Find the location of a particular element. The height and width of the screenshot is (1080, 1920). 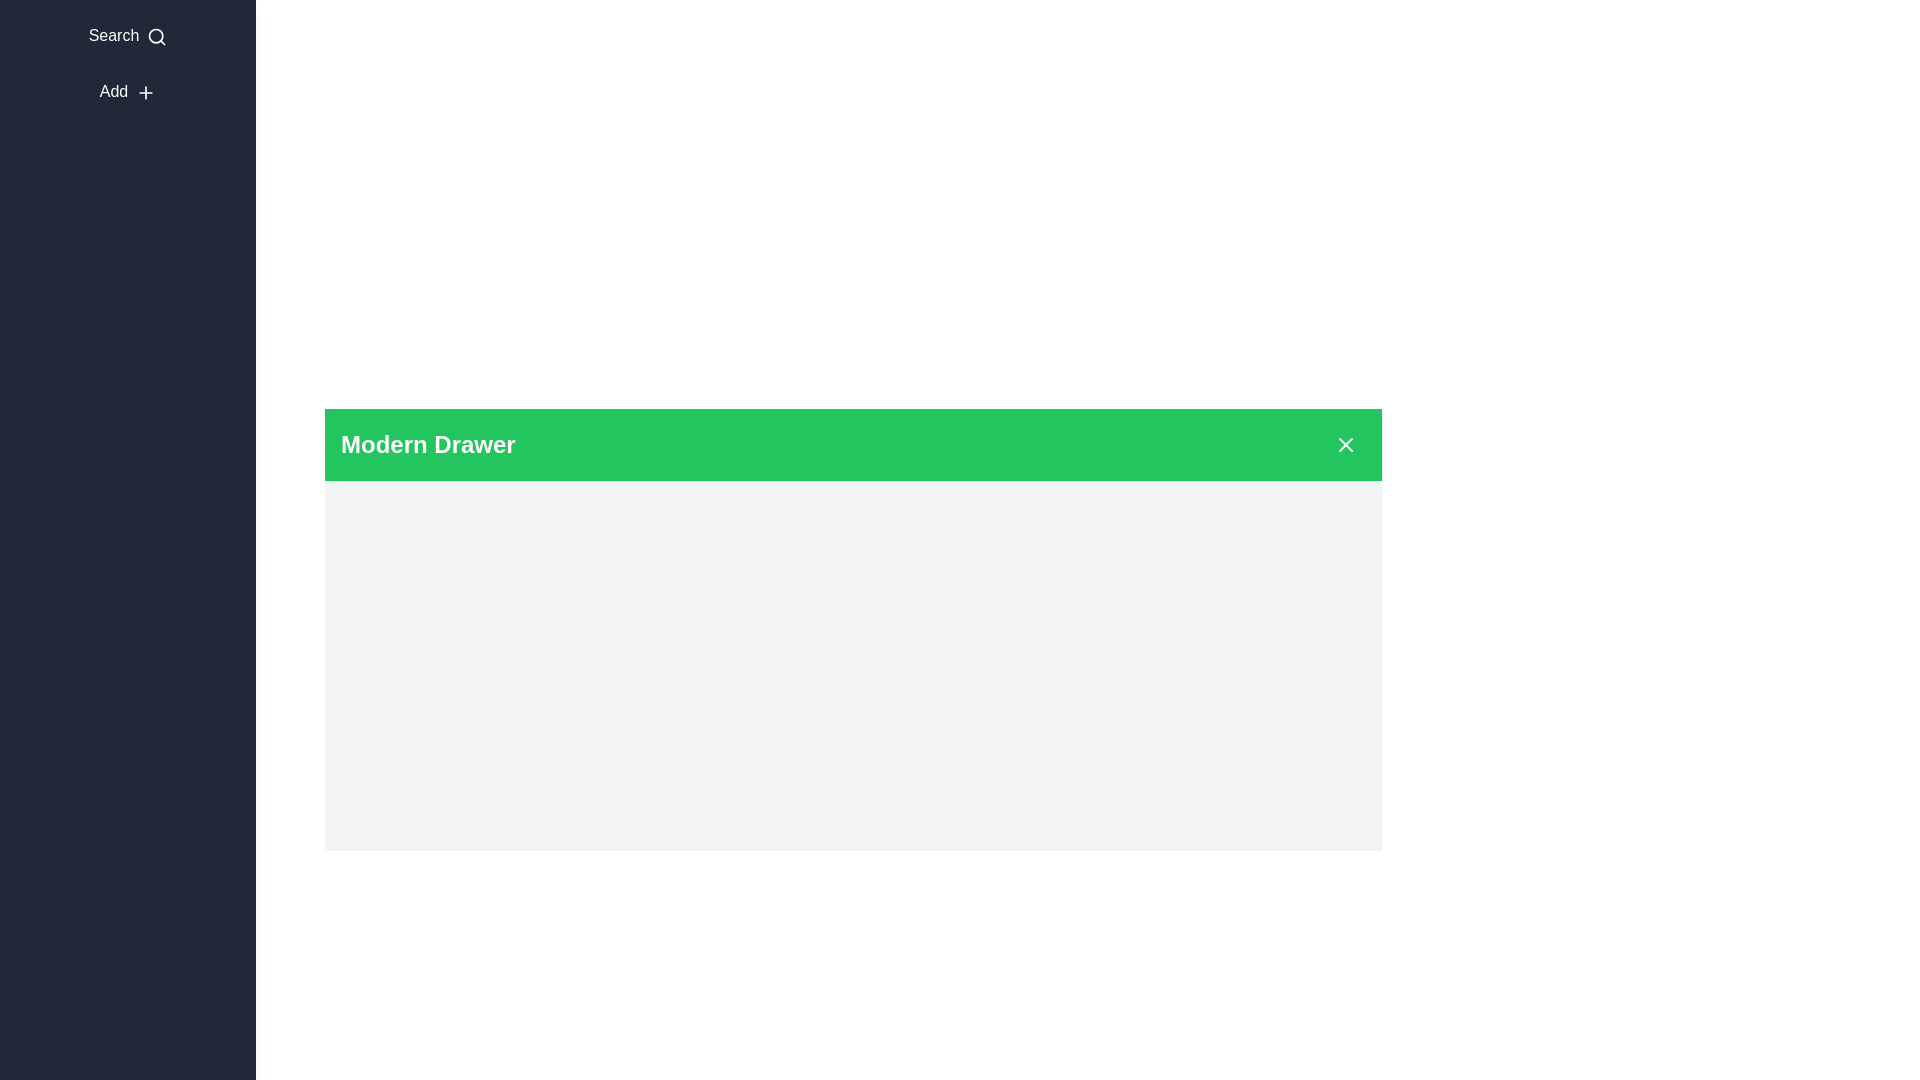

the search button located in the top-left corner of the side navigation panel to initiate the search functionality is located at coordinates (127, 35).